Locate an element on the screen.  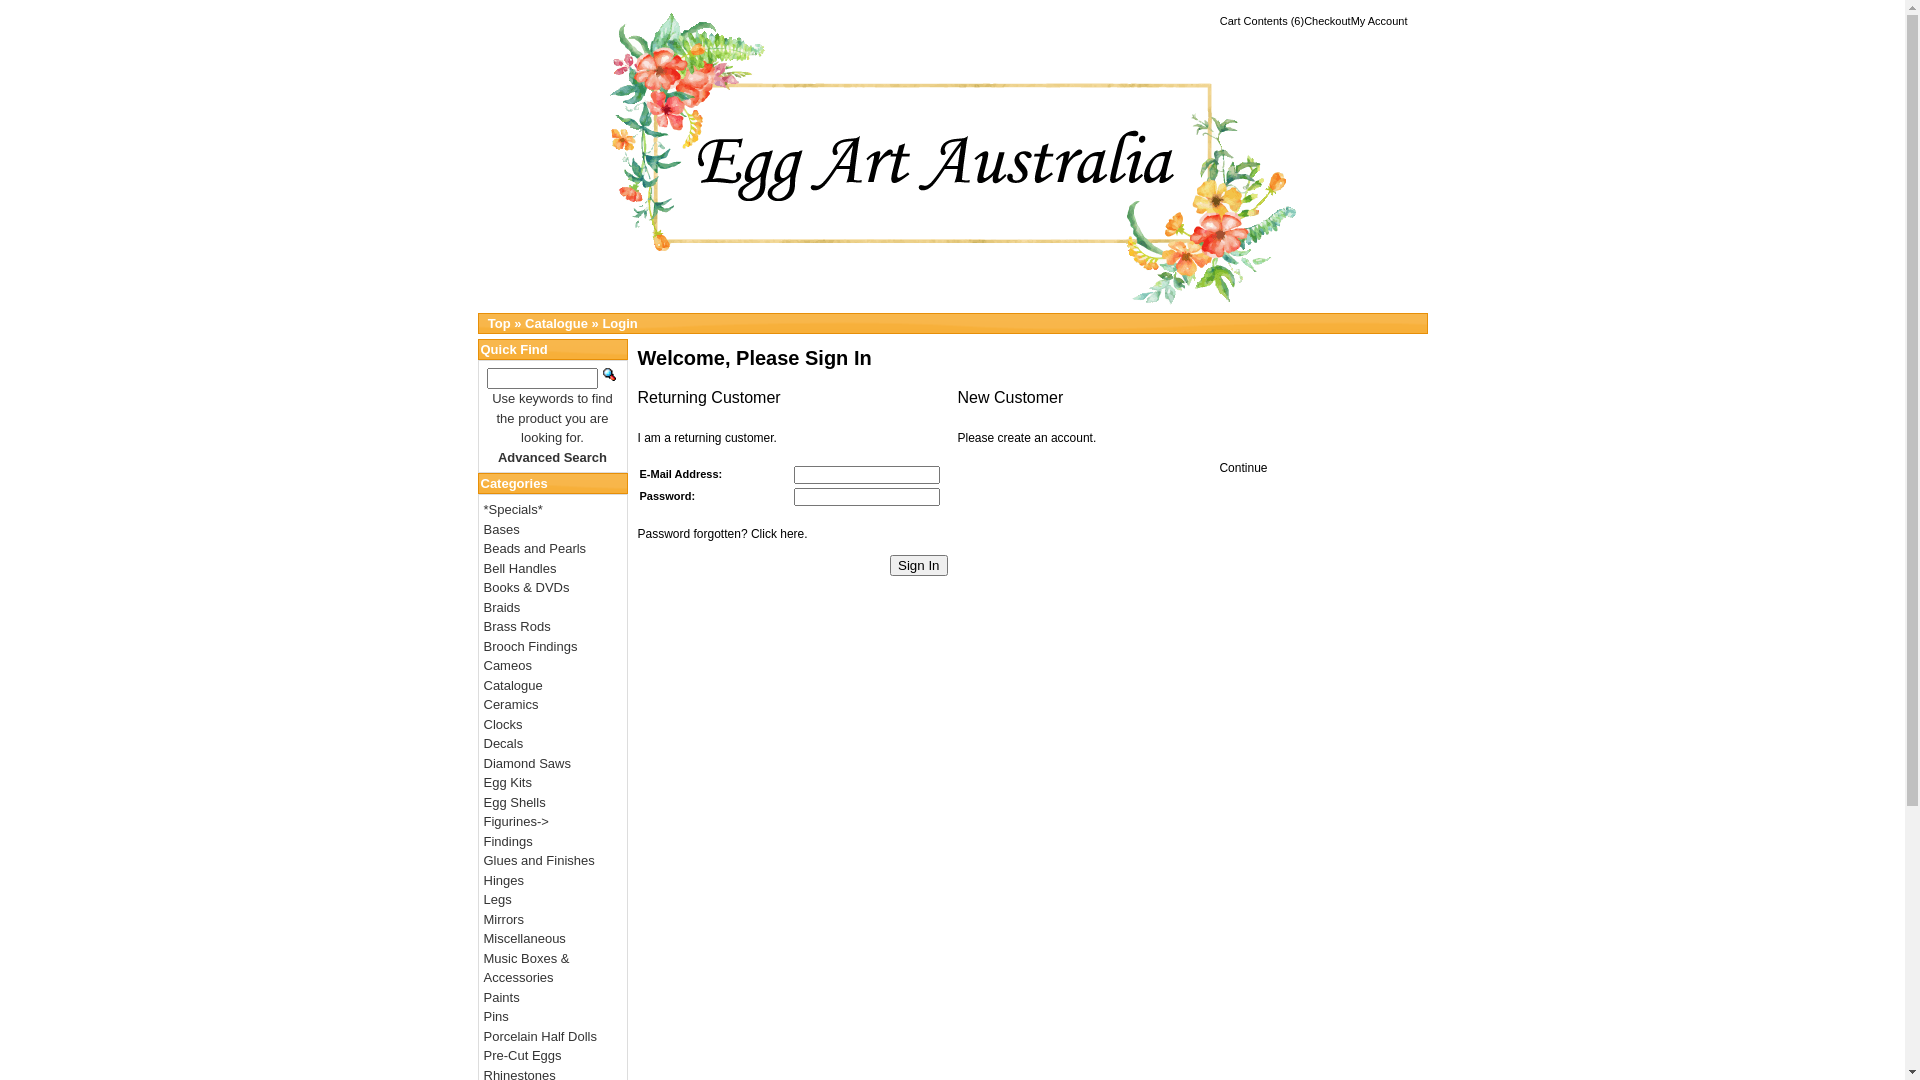
'Advanced Search' is located at coordinates (552, 457).